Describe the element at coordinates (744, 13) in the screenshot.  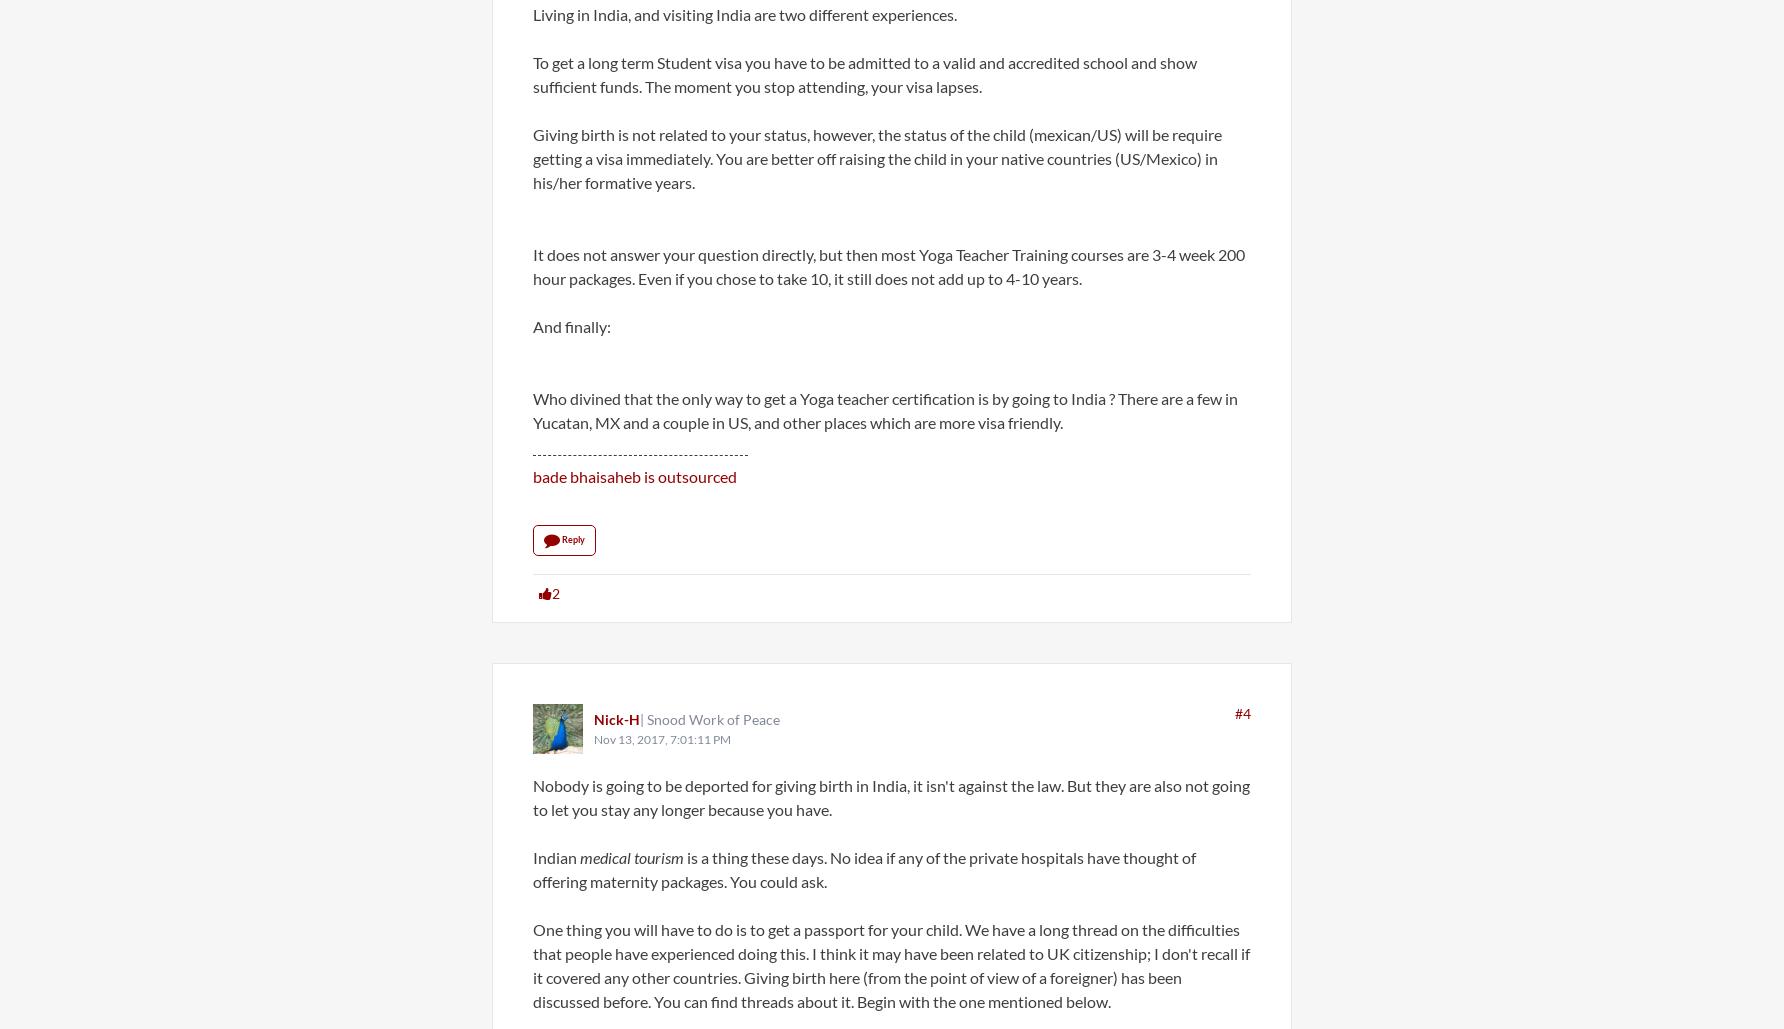
I see `'Living in India, and visiting India are two different experiences.'` at that location.